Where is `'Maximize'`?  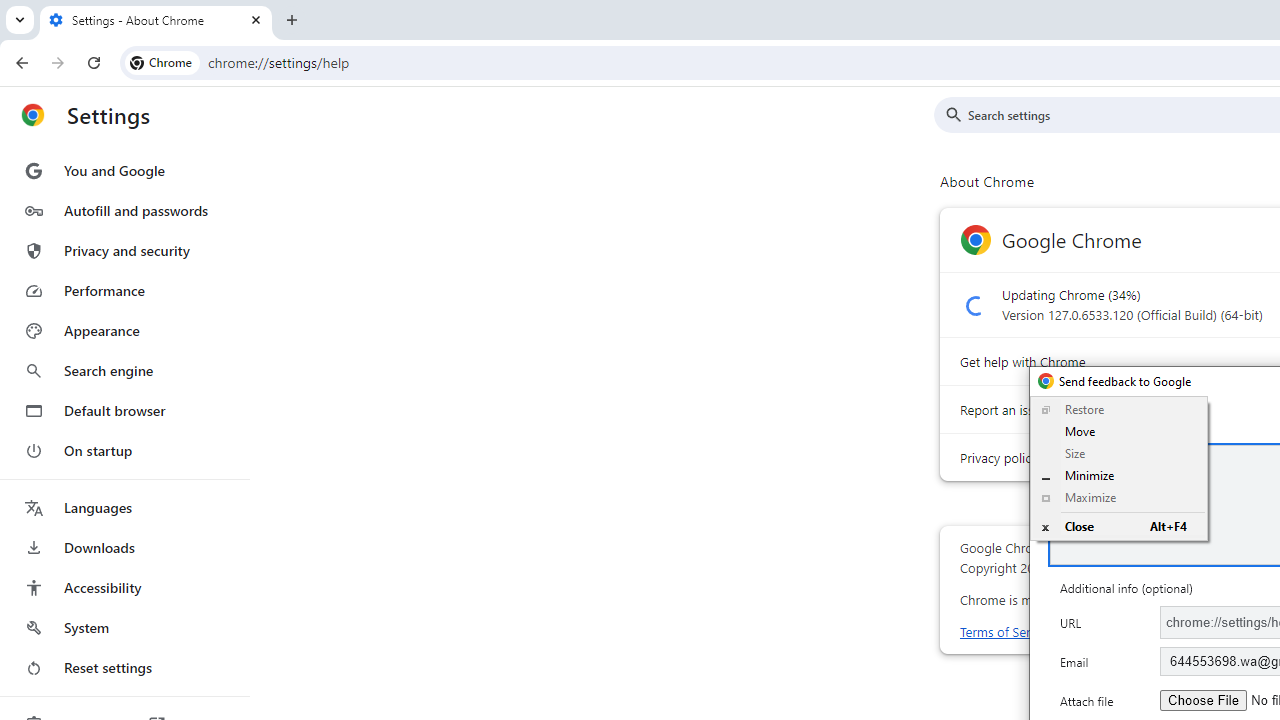 'Maximize' is located at coordinates (1117, 496).